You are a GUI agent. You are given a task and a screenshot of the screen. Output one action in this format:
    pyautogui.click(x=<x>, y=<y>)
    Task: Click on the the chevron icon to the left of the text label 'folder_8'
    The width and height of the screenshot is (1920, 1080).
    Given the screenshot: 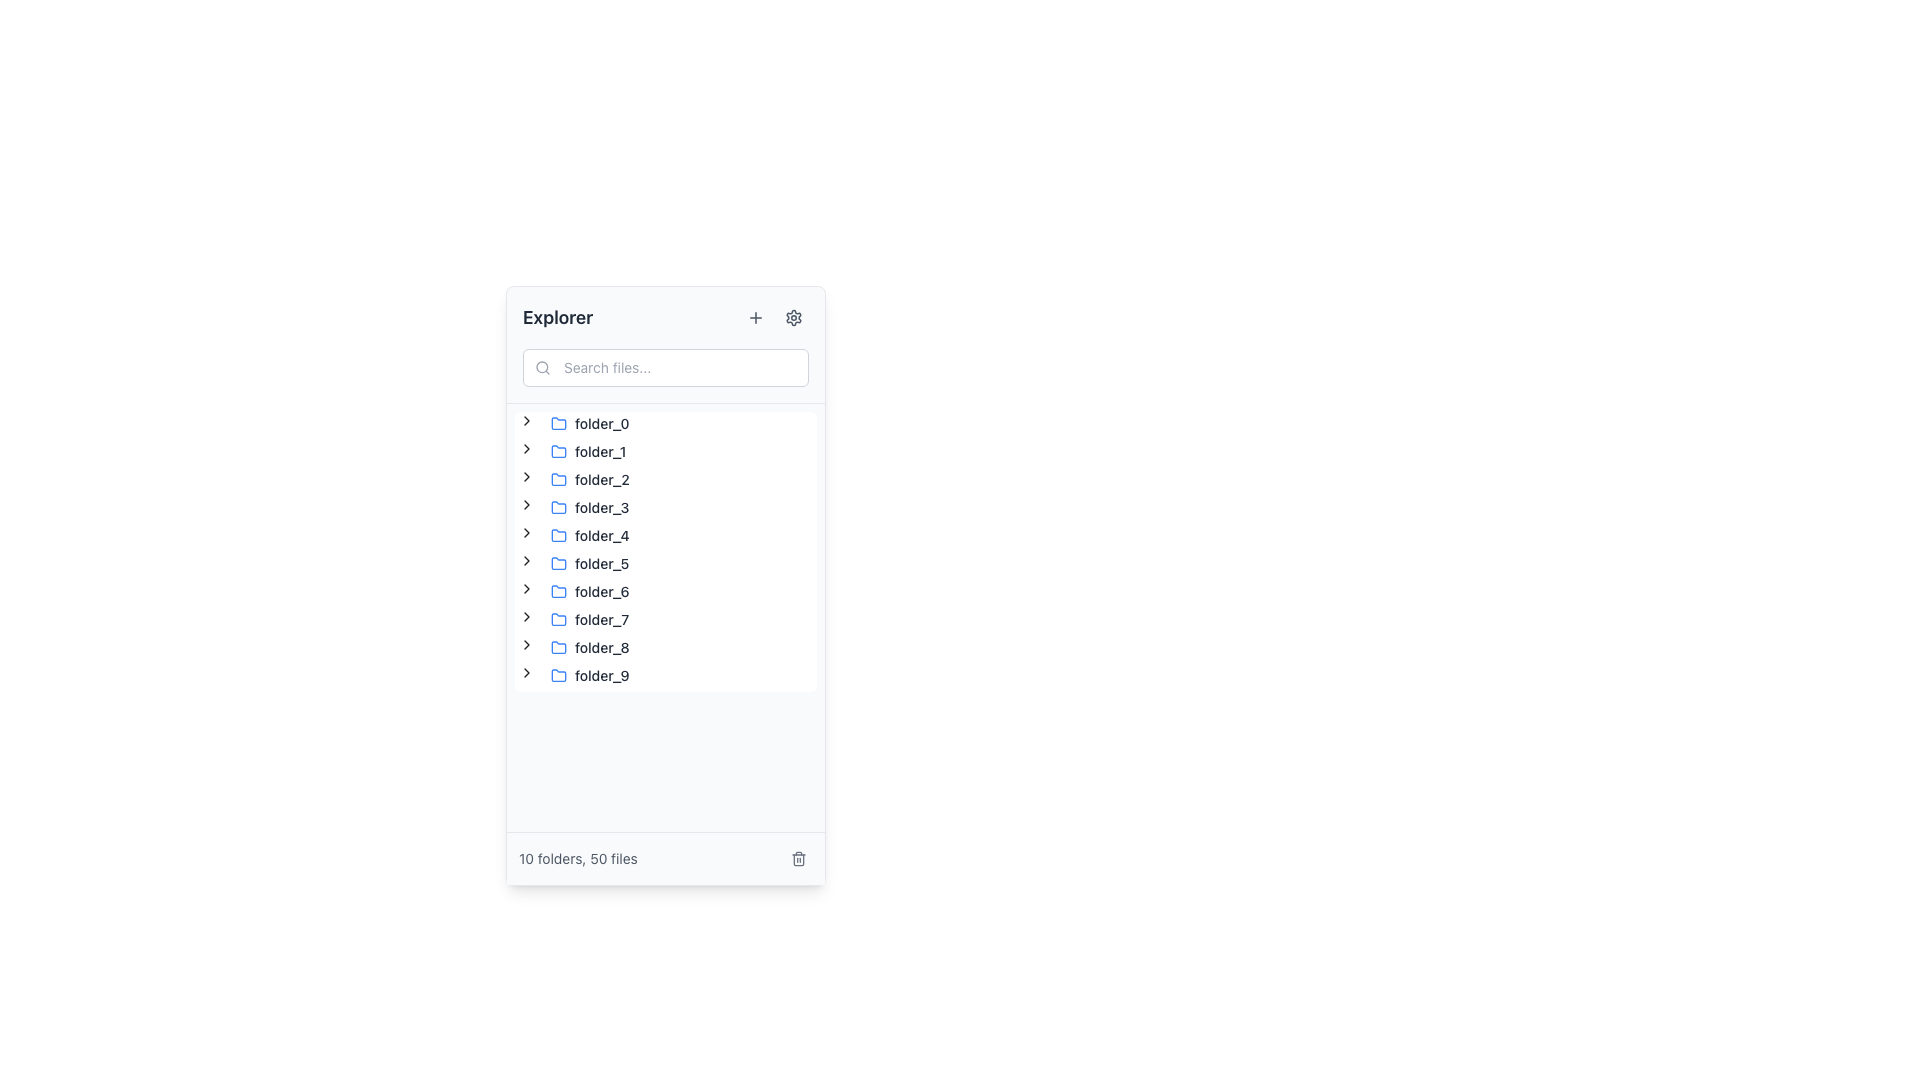 What is the action you would take?
    pyautogui.click(x=527, y=648)
    